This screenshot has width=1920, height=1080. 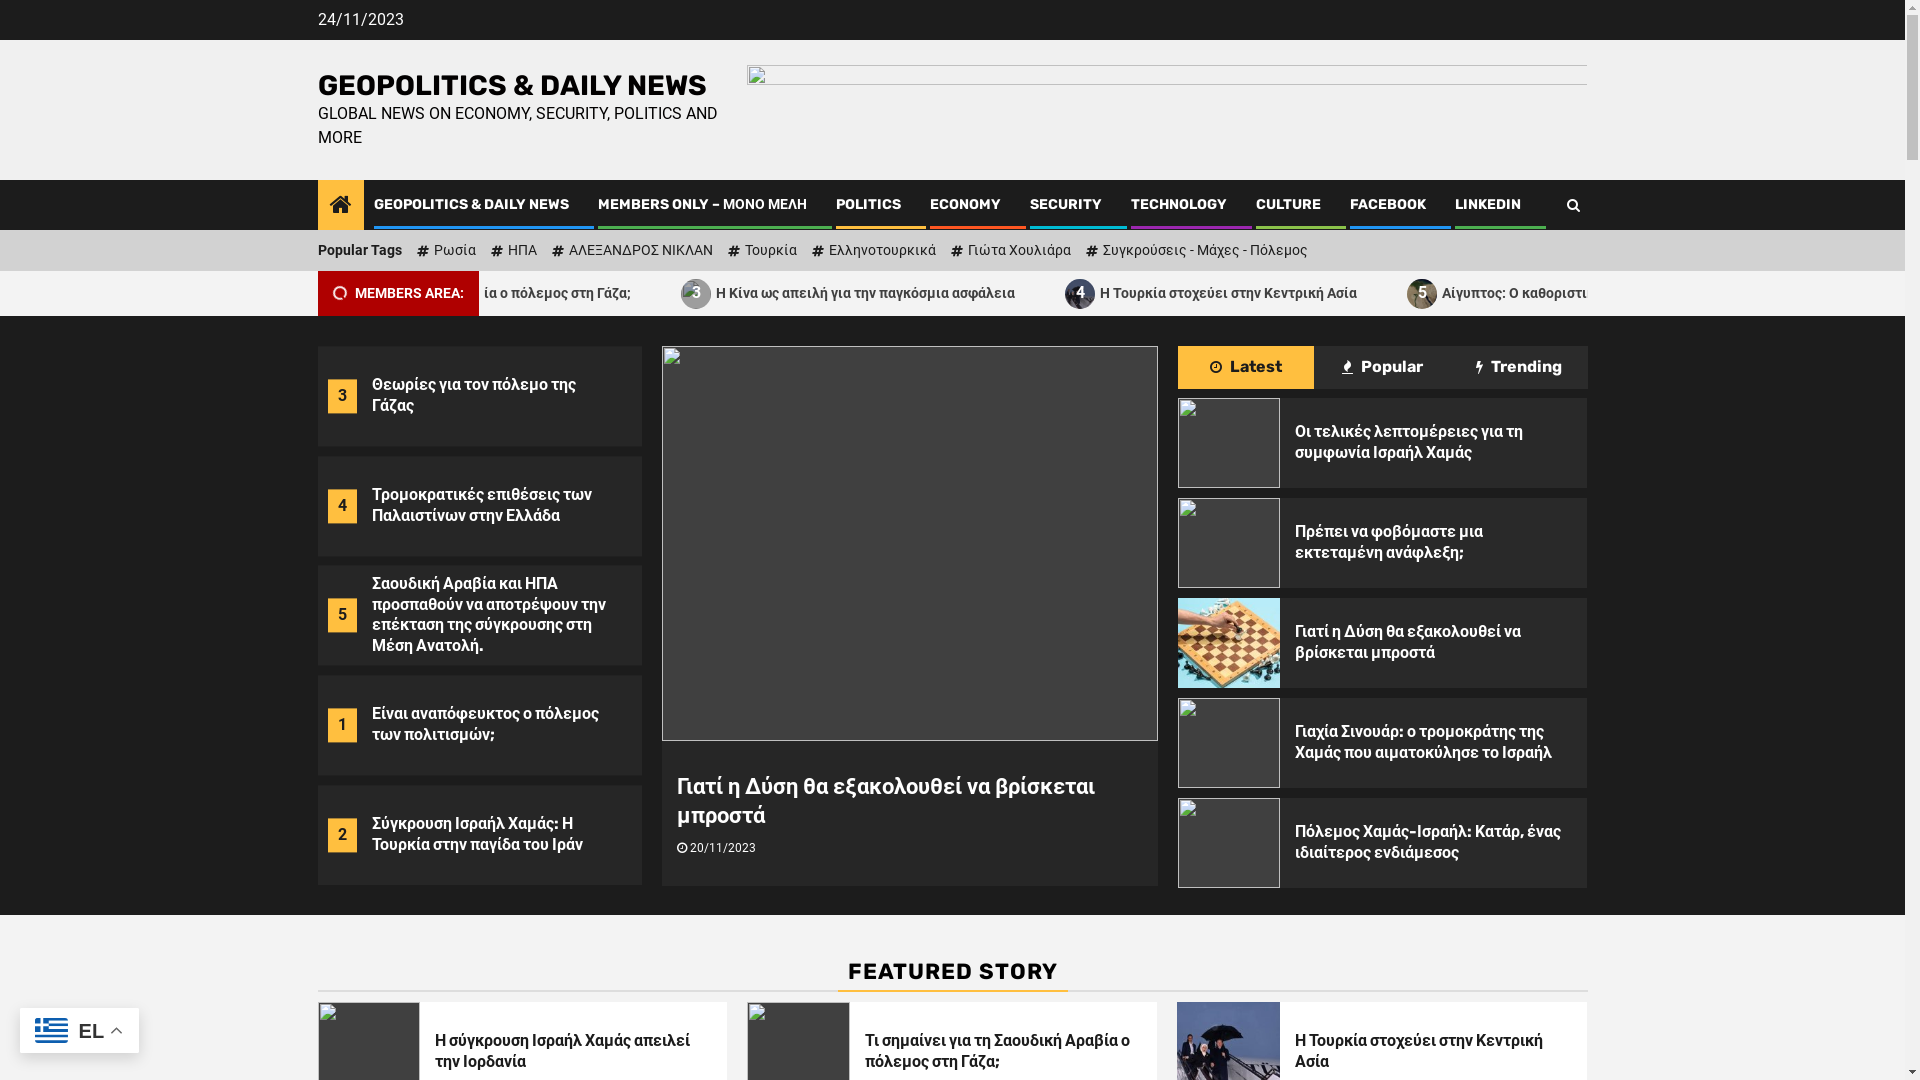 I want to click on 'Trending', so click(x=1519, y=367).